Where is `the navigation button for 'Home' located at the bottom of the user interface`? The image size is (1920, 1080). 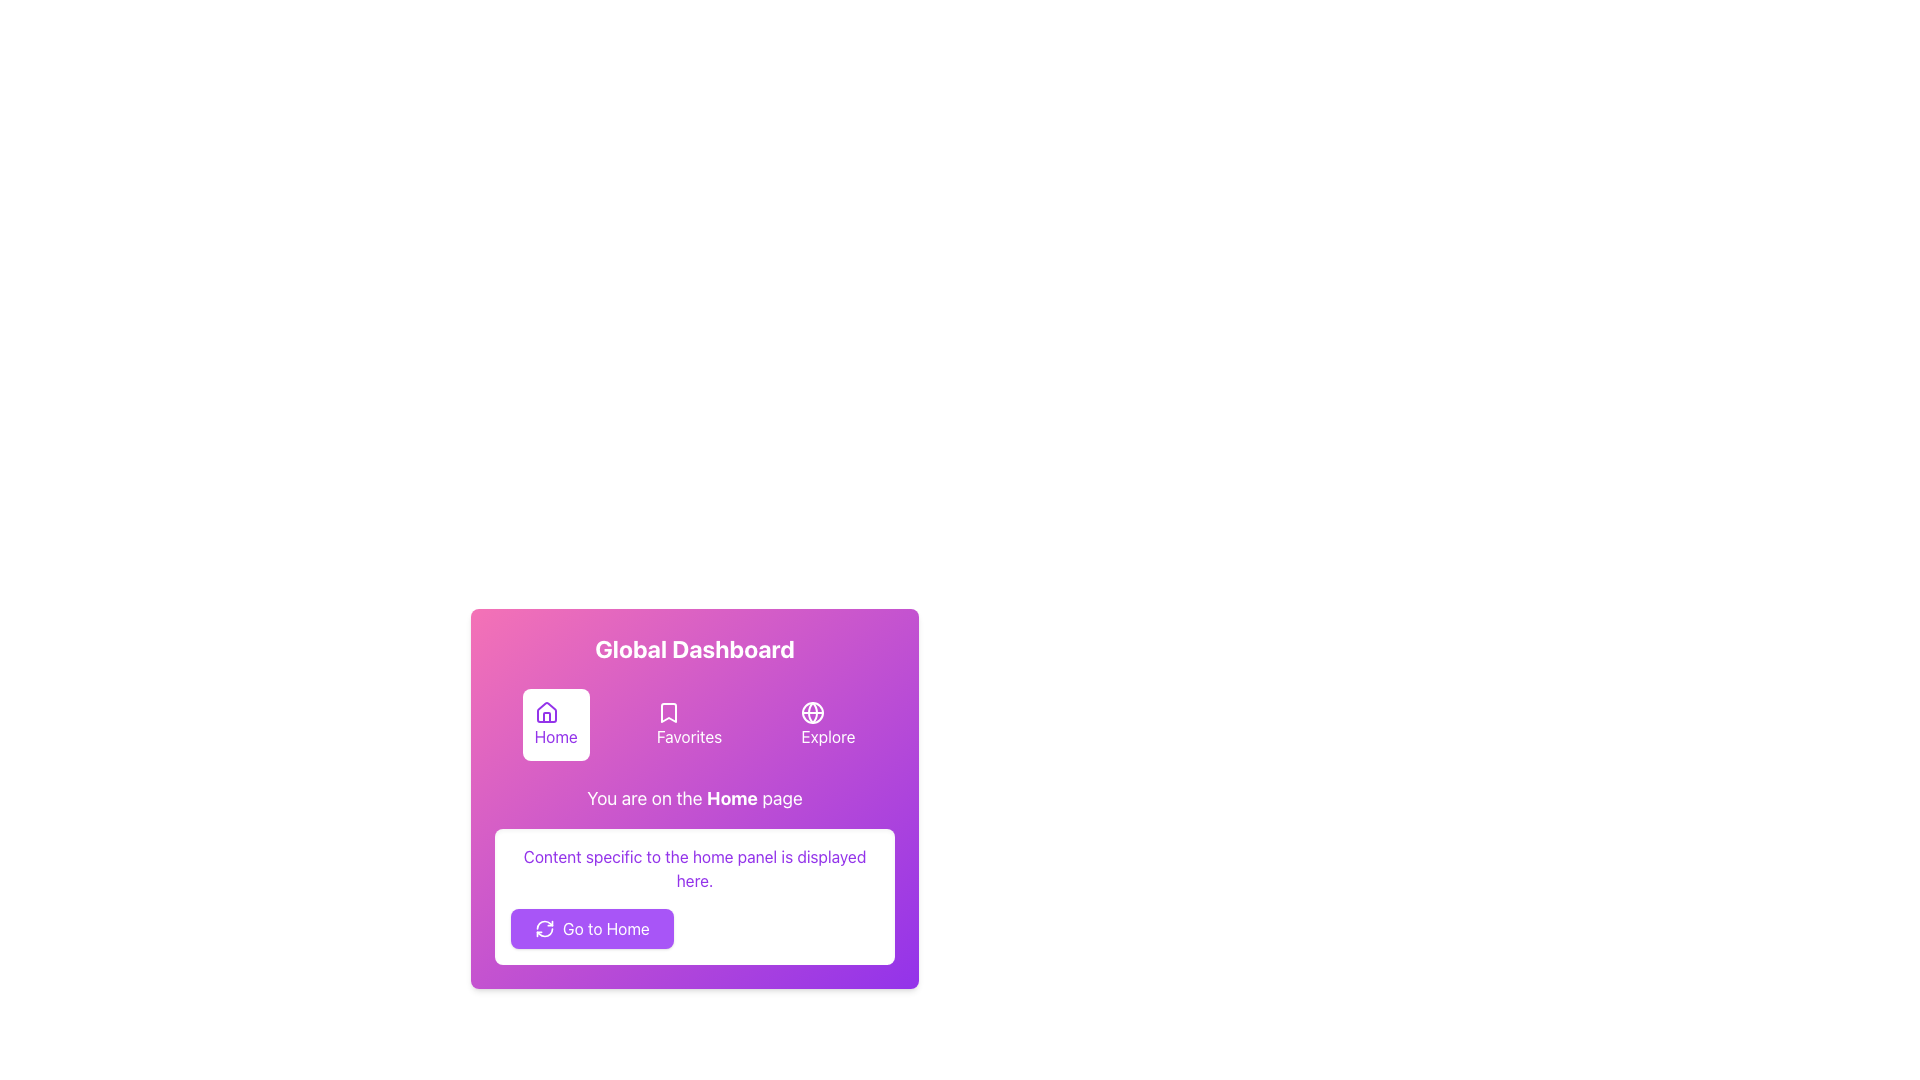 the navigation button for 'Home' located at the bottom of the user interface is located at coordinates (556, 725).